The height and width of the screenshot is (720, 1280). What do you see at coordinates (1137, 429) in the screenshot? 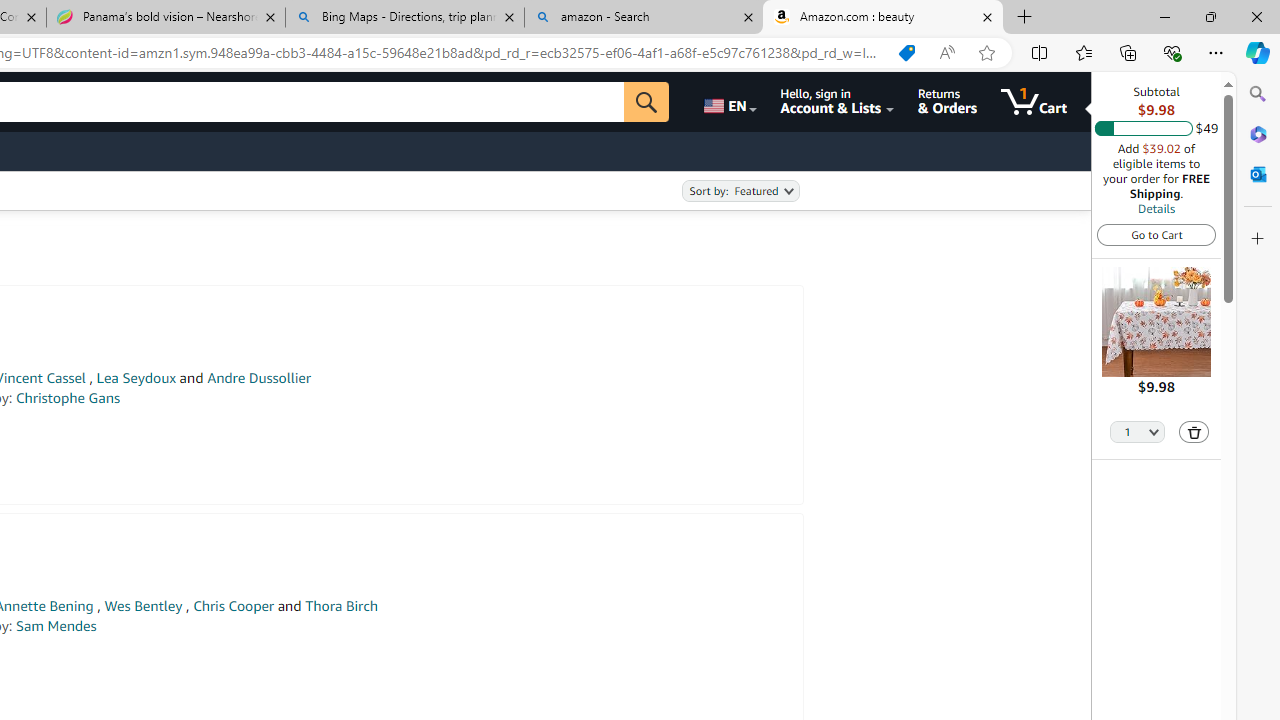
I see `'Quantity Selector'` at bounding box center [1137, 429].